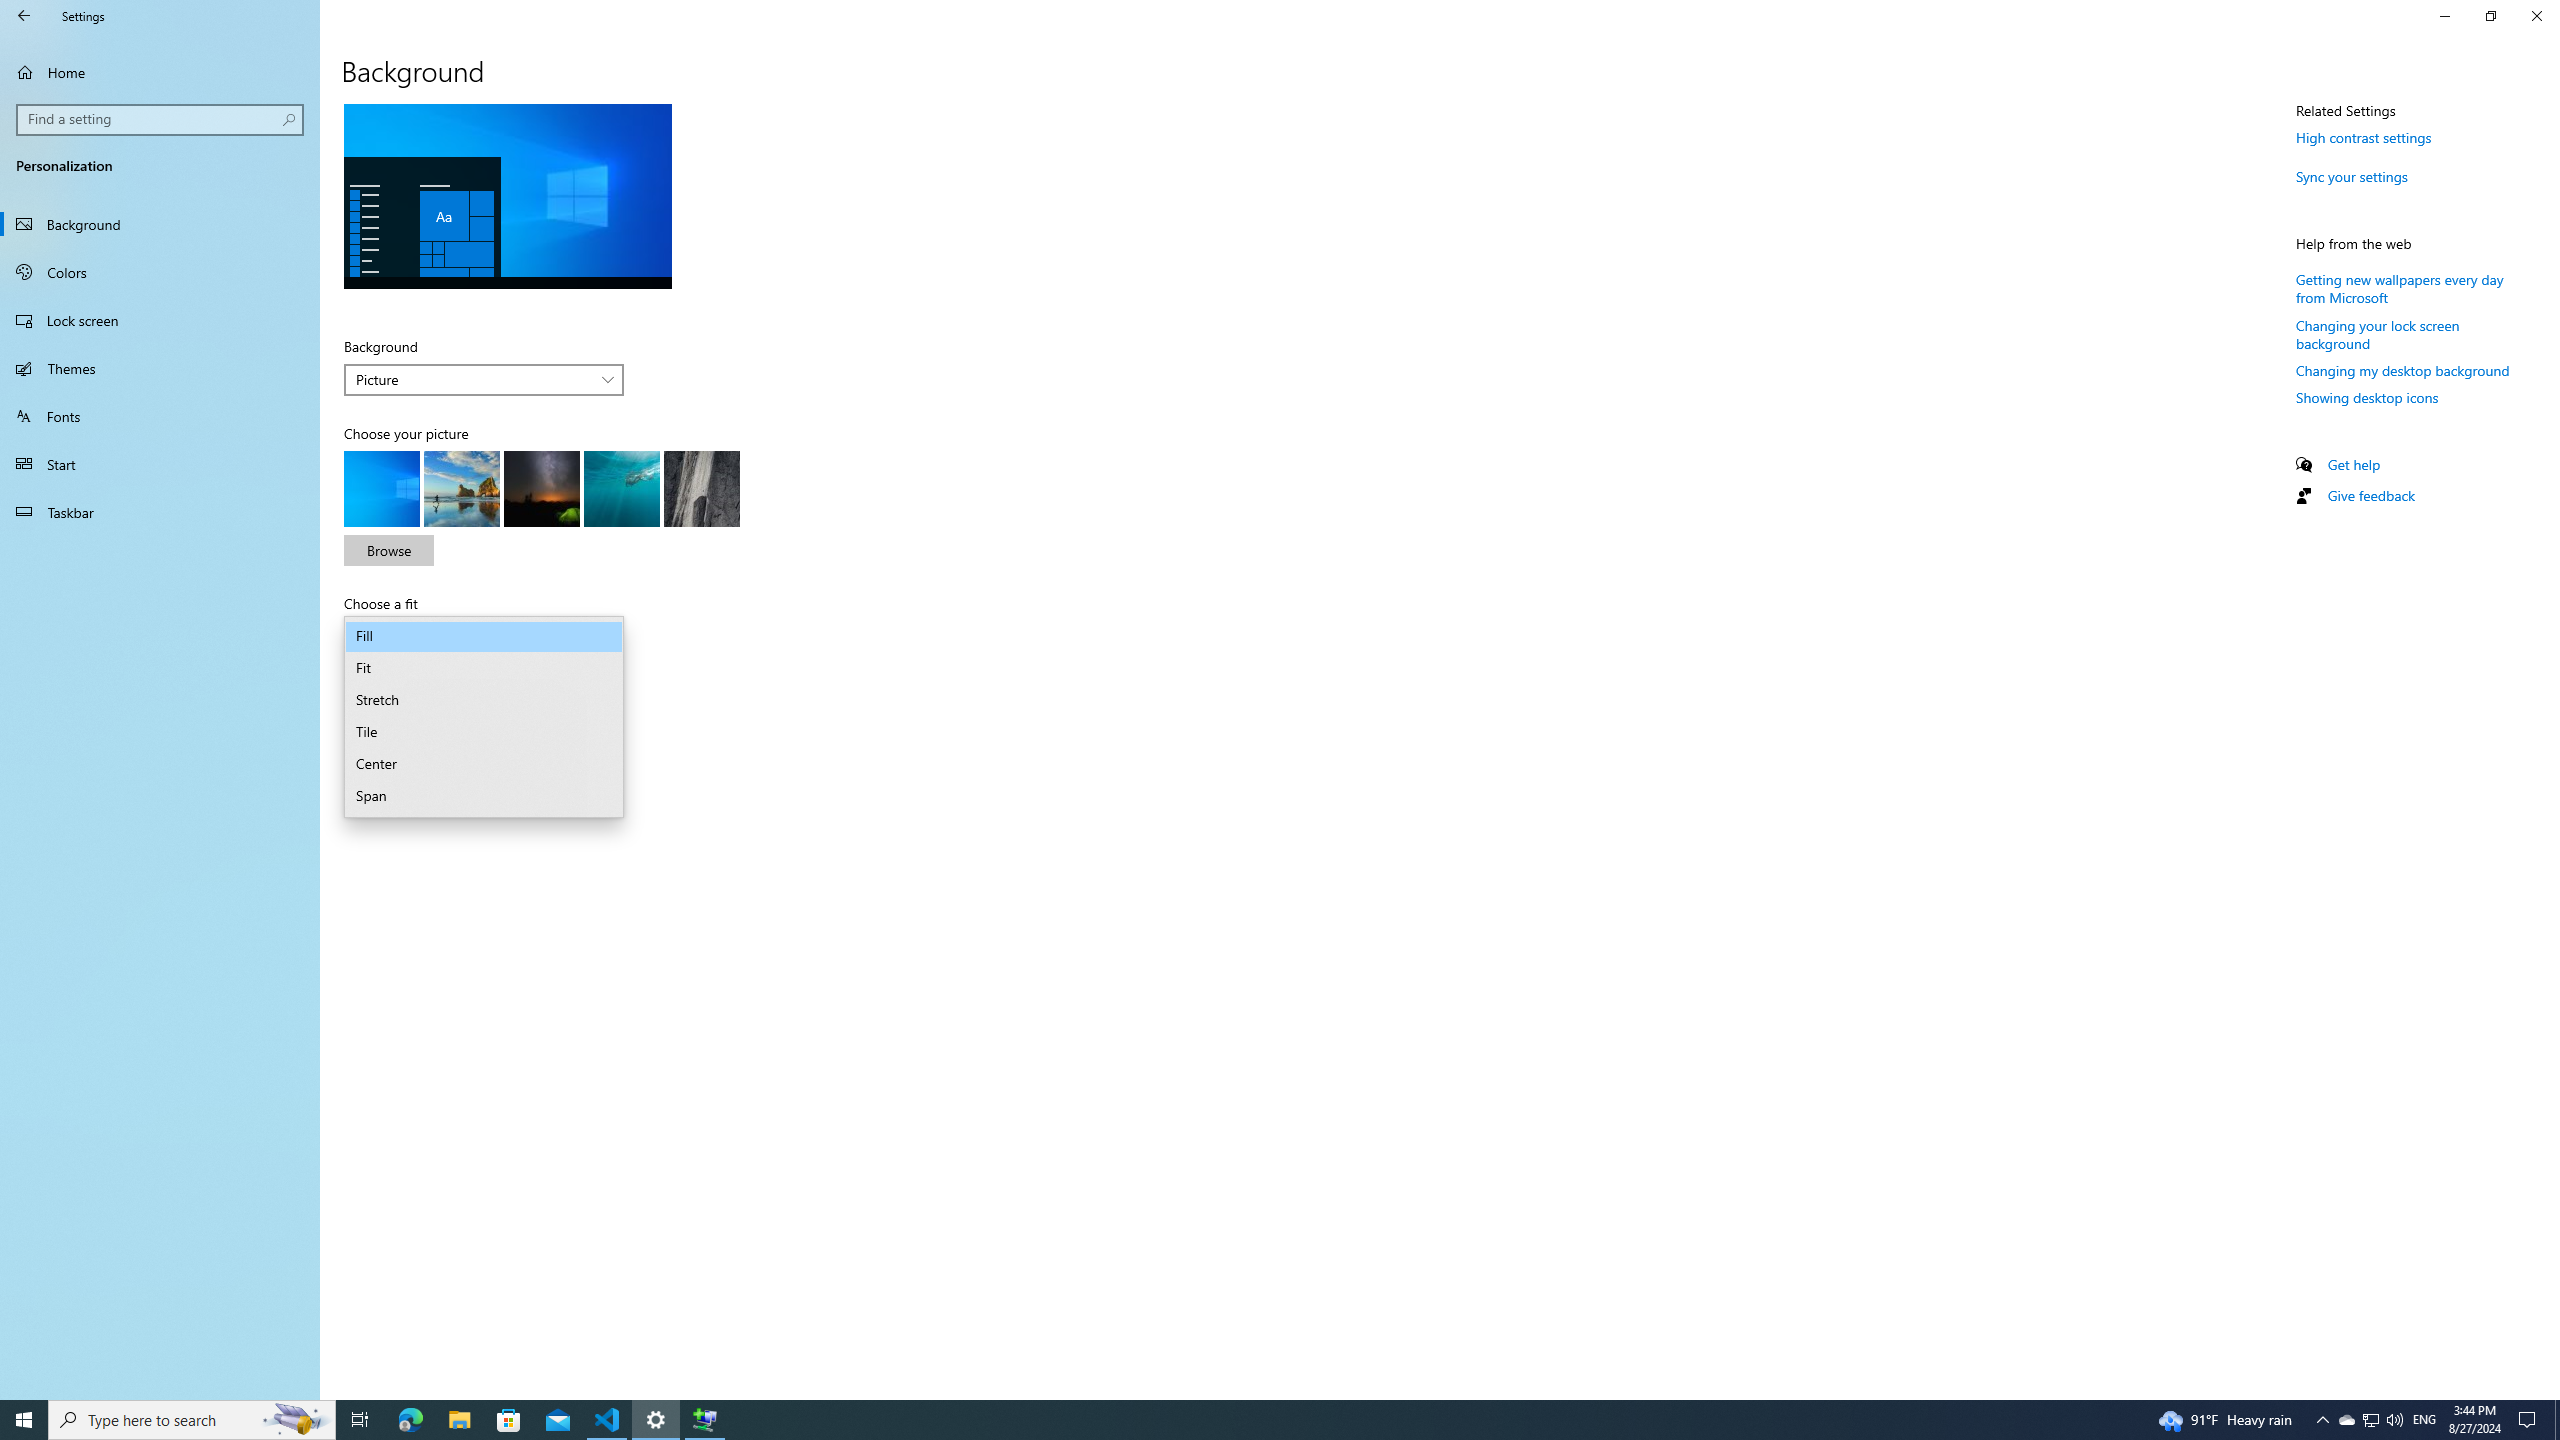  Describe the element at coordinates (2556, 1418) in the screenshot. I see `'Show desktop'` at that location.